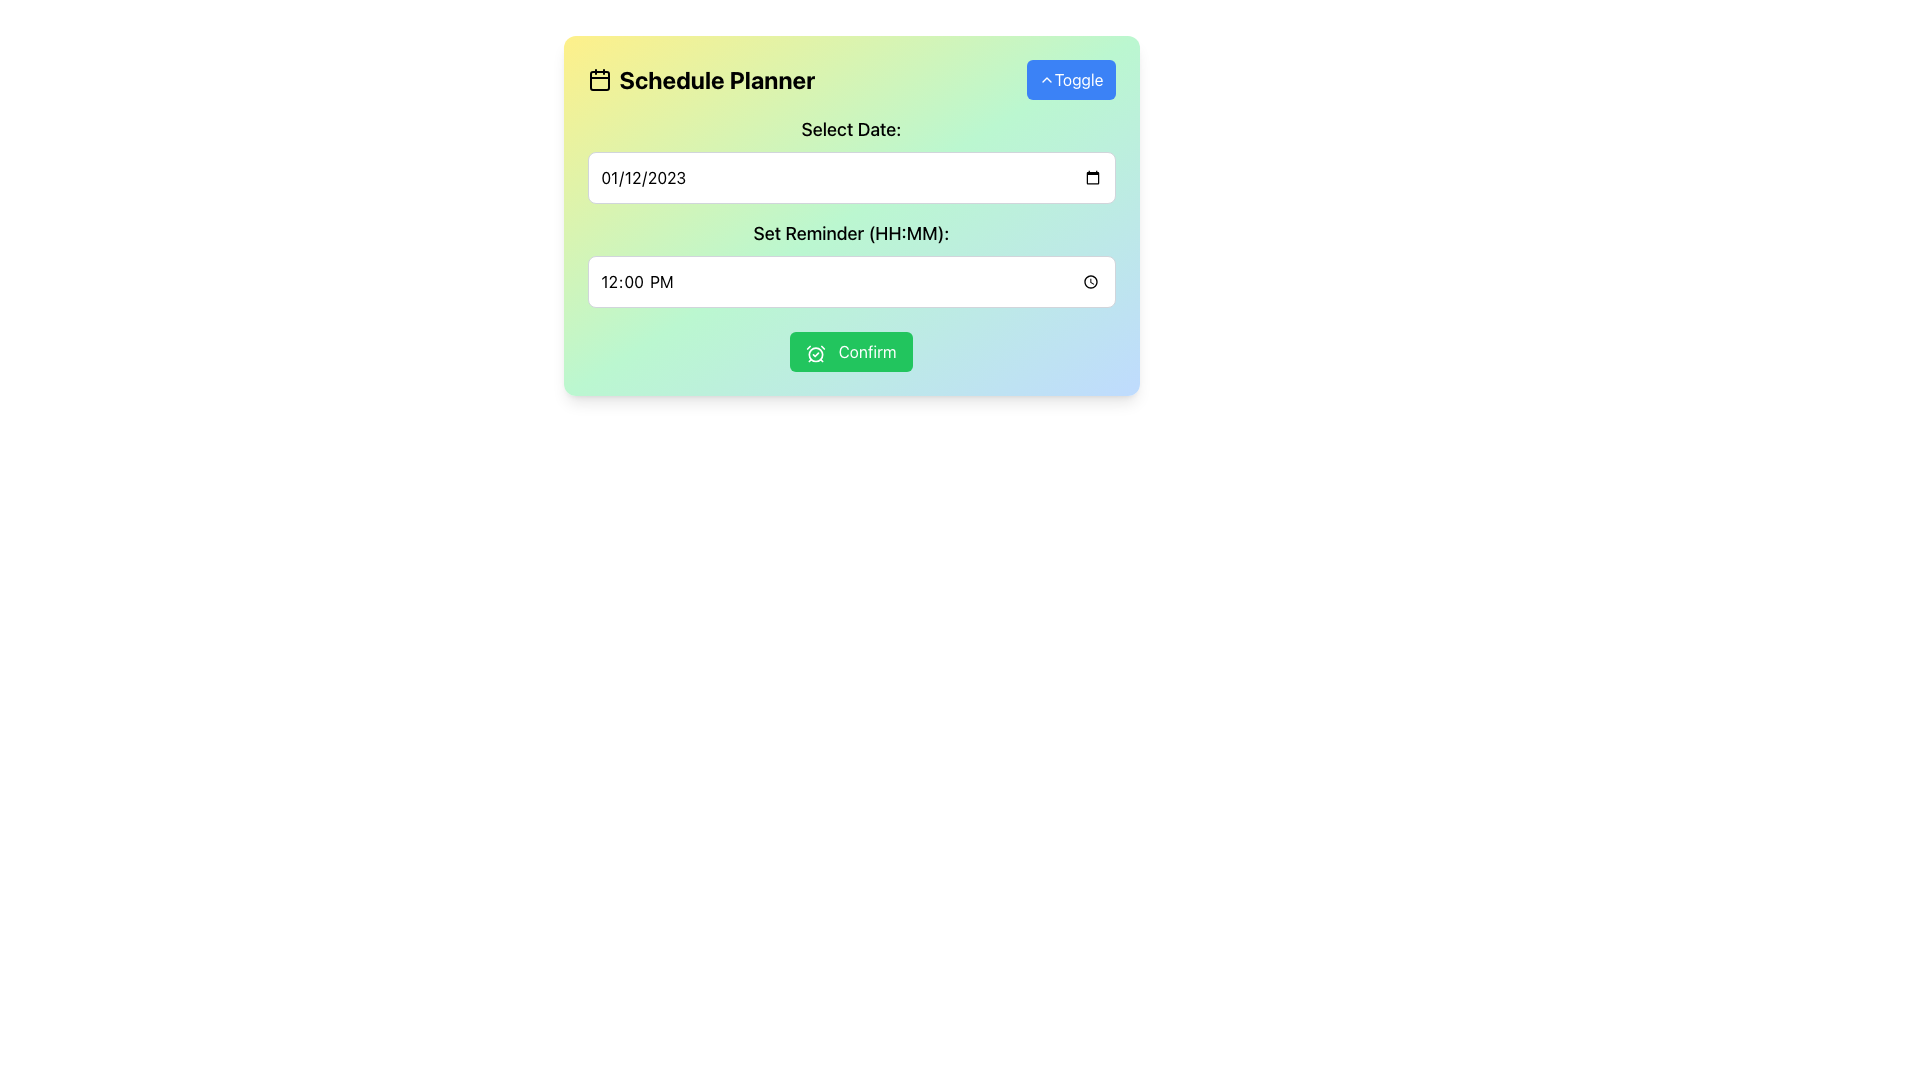 This screenshot has height=1080, width=1920. Describe the element at coordinates (1045, 79) in the screenshot. I see `the upward chevron icon located within the 'Toggle' button in the top-right section of the 'Schedule Planner' card` at that location.